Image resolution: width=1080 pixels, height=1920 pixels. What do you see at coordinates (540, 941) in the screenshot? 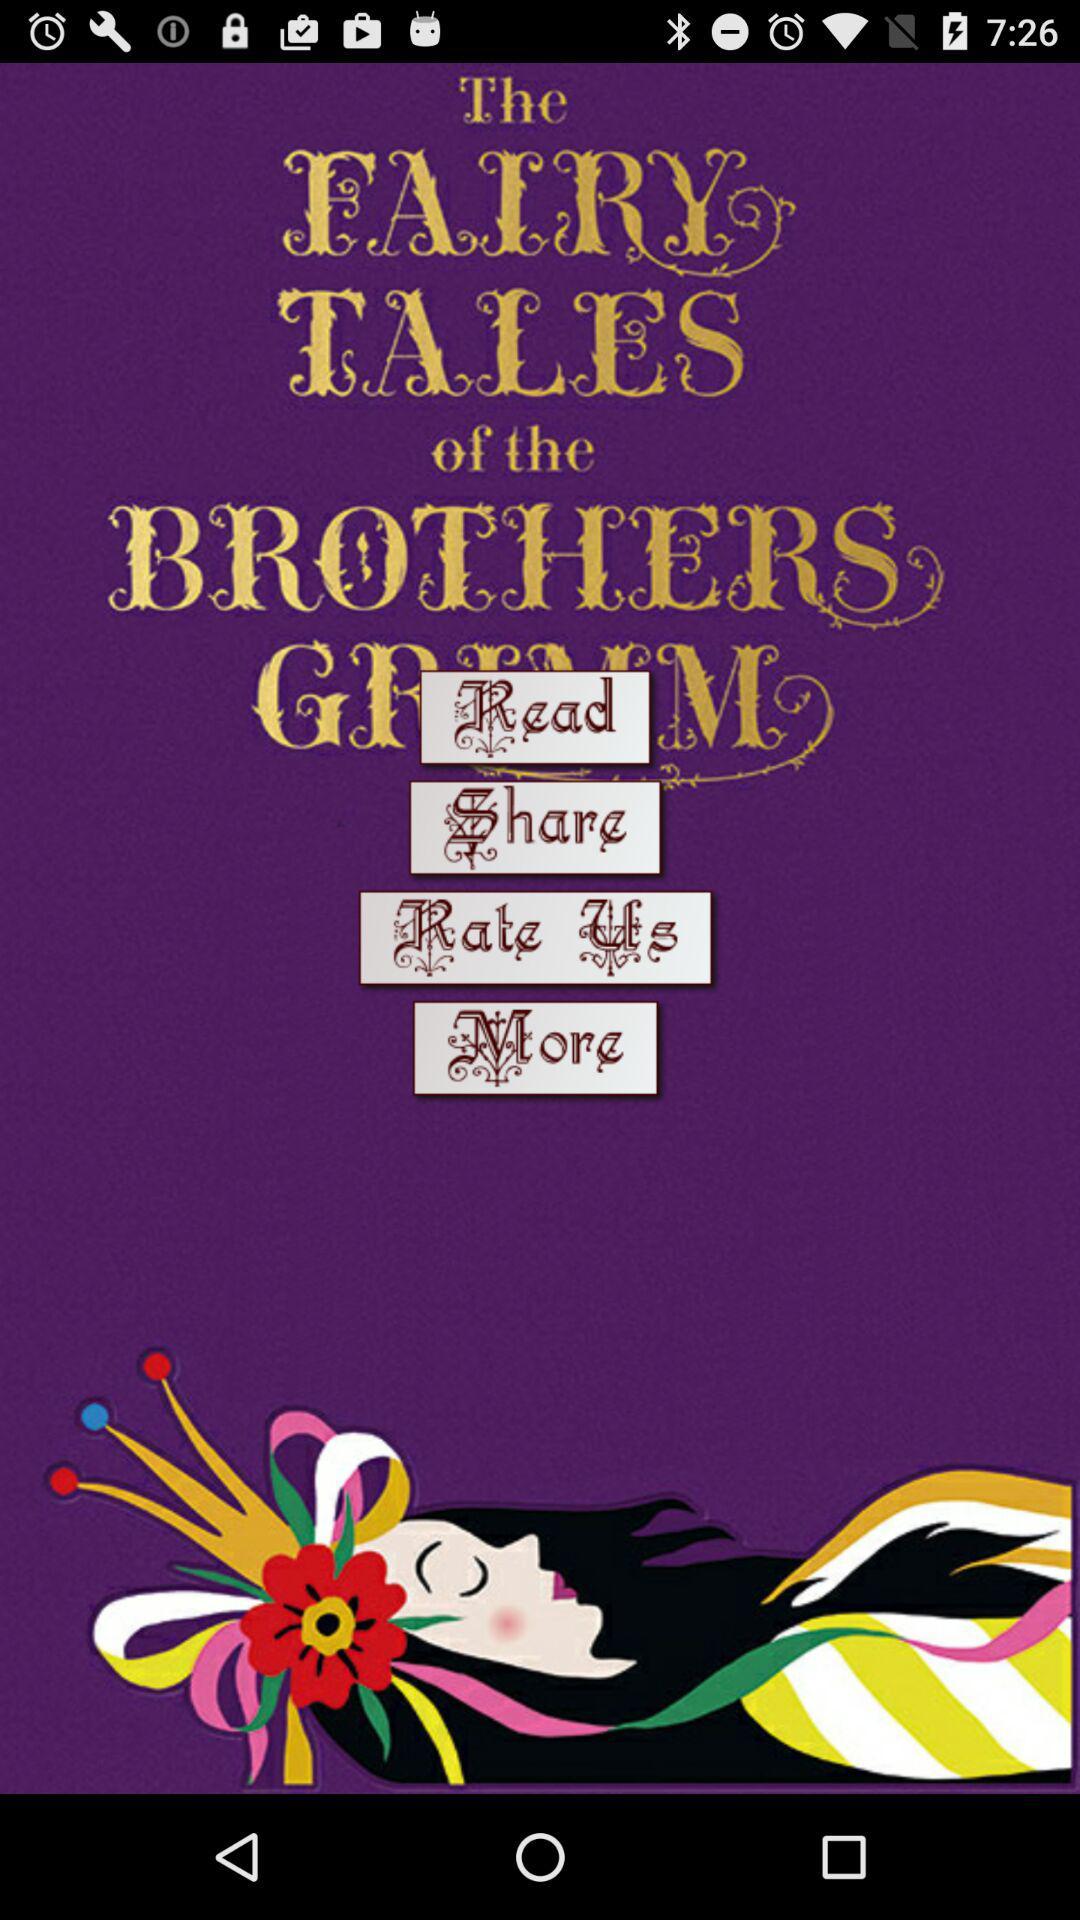
I see `rate` at bounding box center [540, 941].